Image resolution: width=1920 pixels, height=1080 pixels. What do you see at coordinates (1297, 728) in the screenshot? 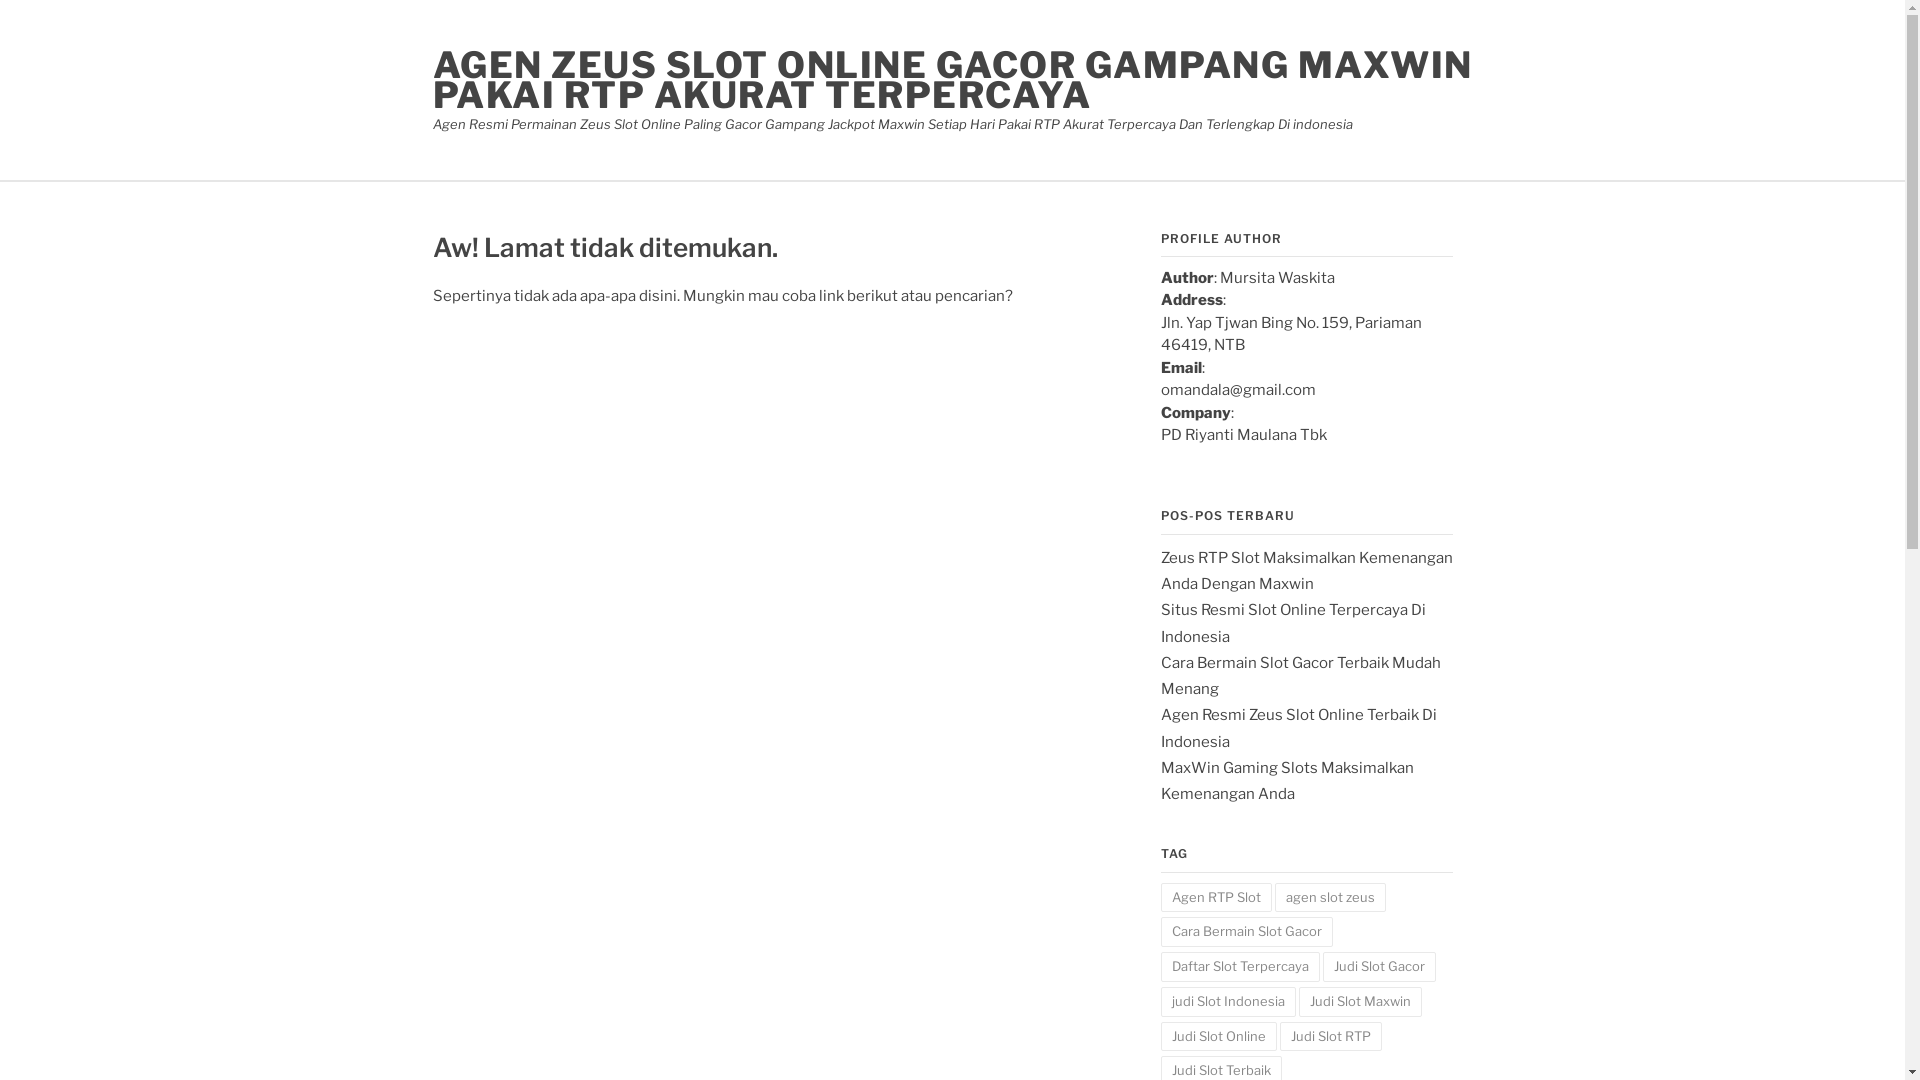
I see `'Agen Resmi Zeus Slot Online Terbaik Di Indonesia'` at bounding box center [1297, 728].